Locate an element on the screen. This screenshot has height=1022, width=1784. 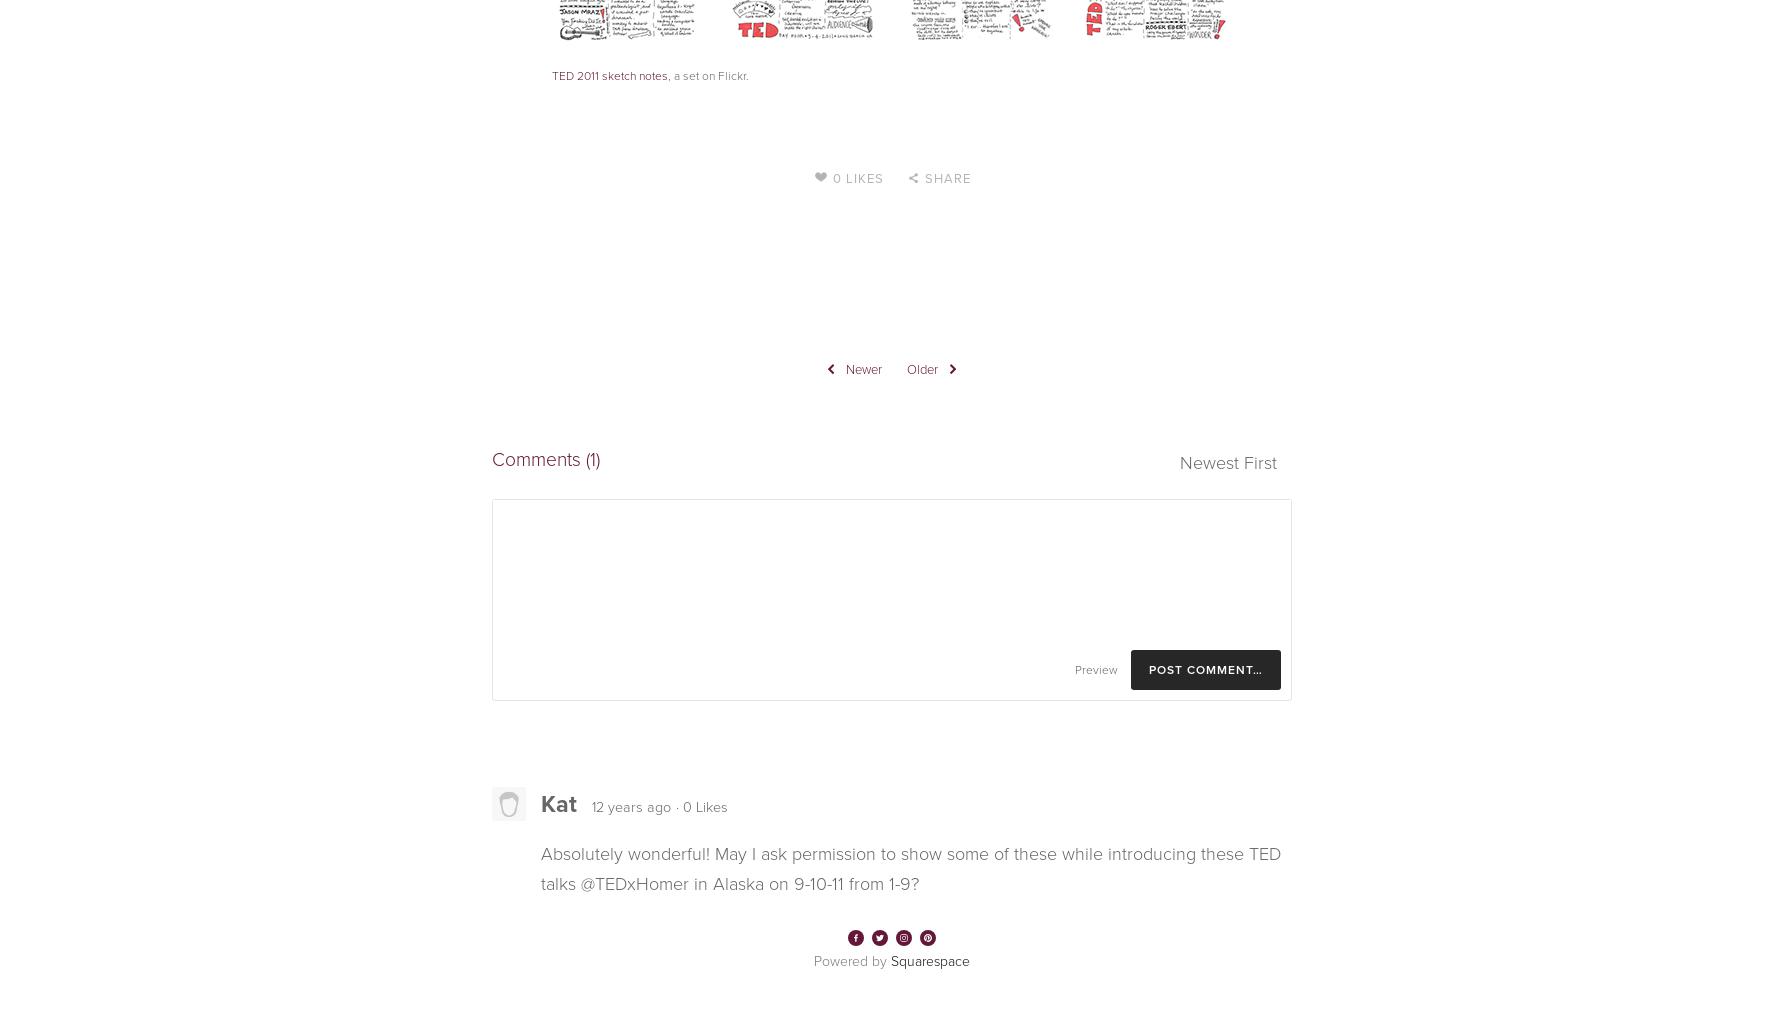
'Older' is located at coordinates (922, 368).